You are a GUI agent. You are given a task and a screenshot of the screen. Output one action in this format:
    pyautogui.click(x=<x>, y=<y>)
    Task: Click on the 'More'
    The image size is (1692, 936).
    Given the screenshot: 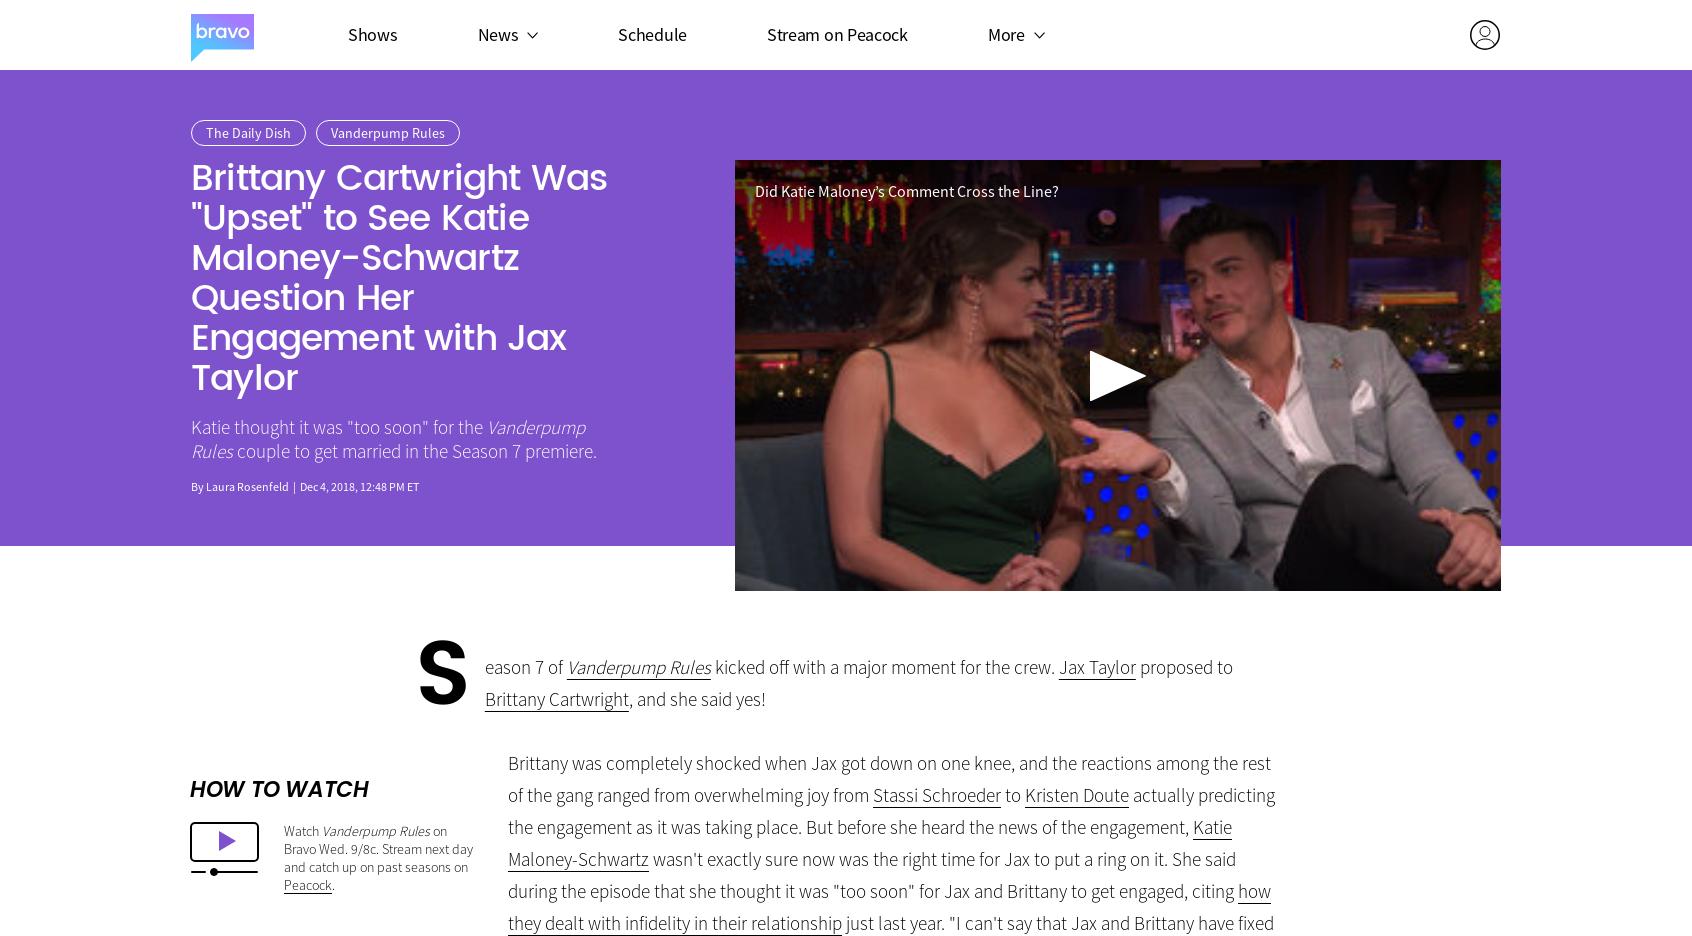 What is the action you would take?
    pyautogui.click(x=1004, y=32)
    